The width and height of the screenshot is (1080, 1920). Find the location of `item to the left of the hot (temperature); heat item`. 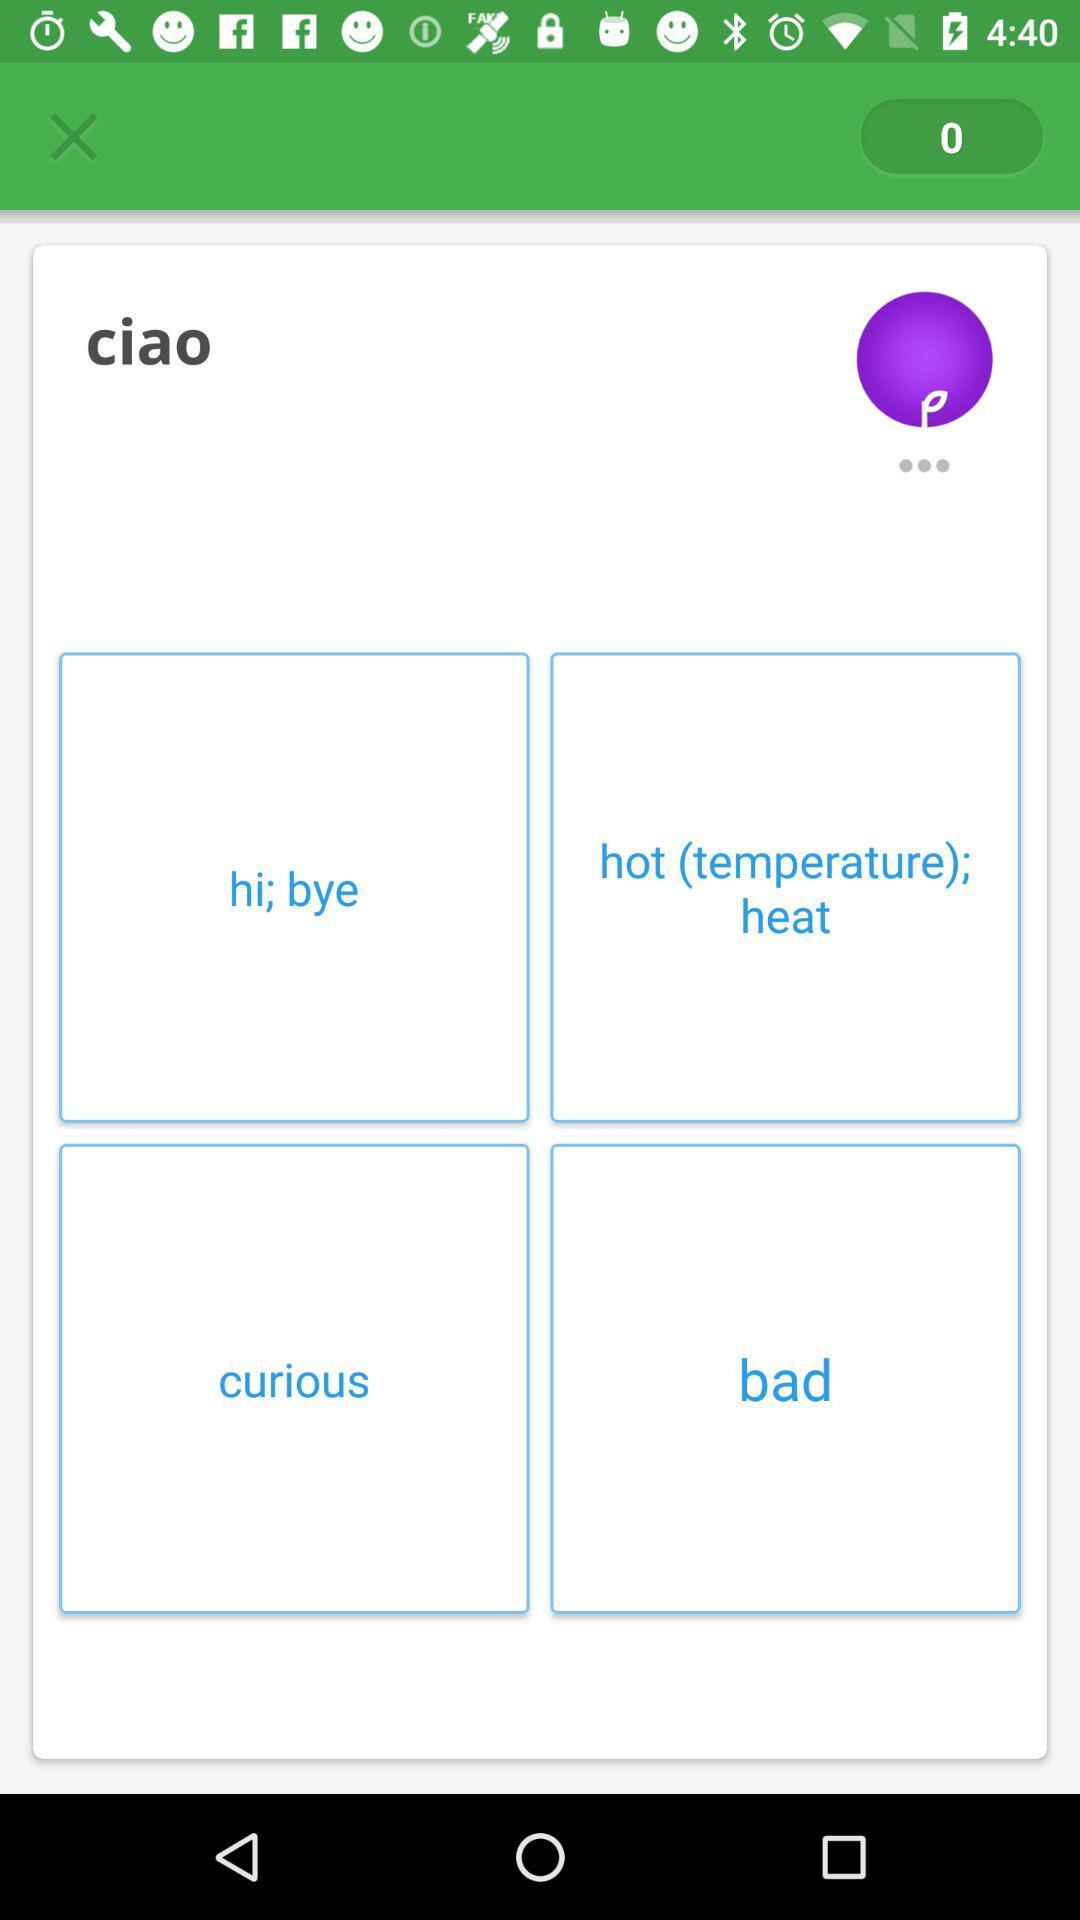

item to the left of the hot (temperature); heat item is located at coordinates (294, 886).